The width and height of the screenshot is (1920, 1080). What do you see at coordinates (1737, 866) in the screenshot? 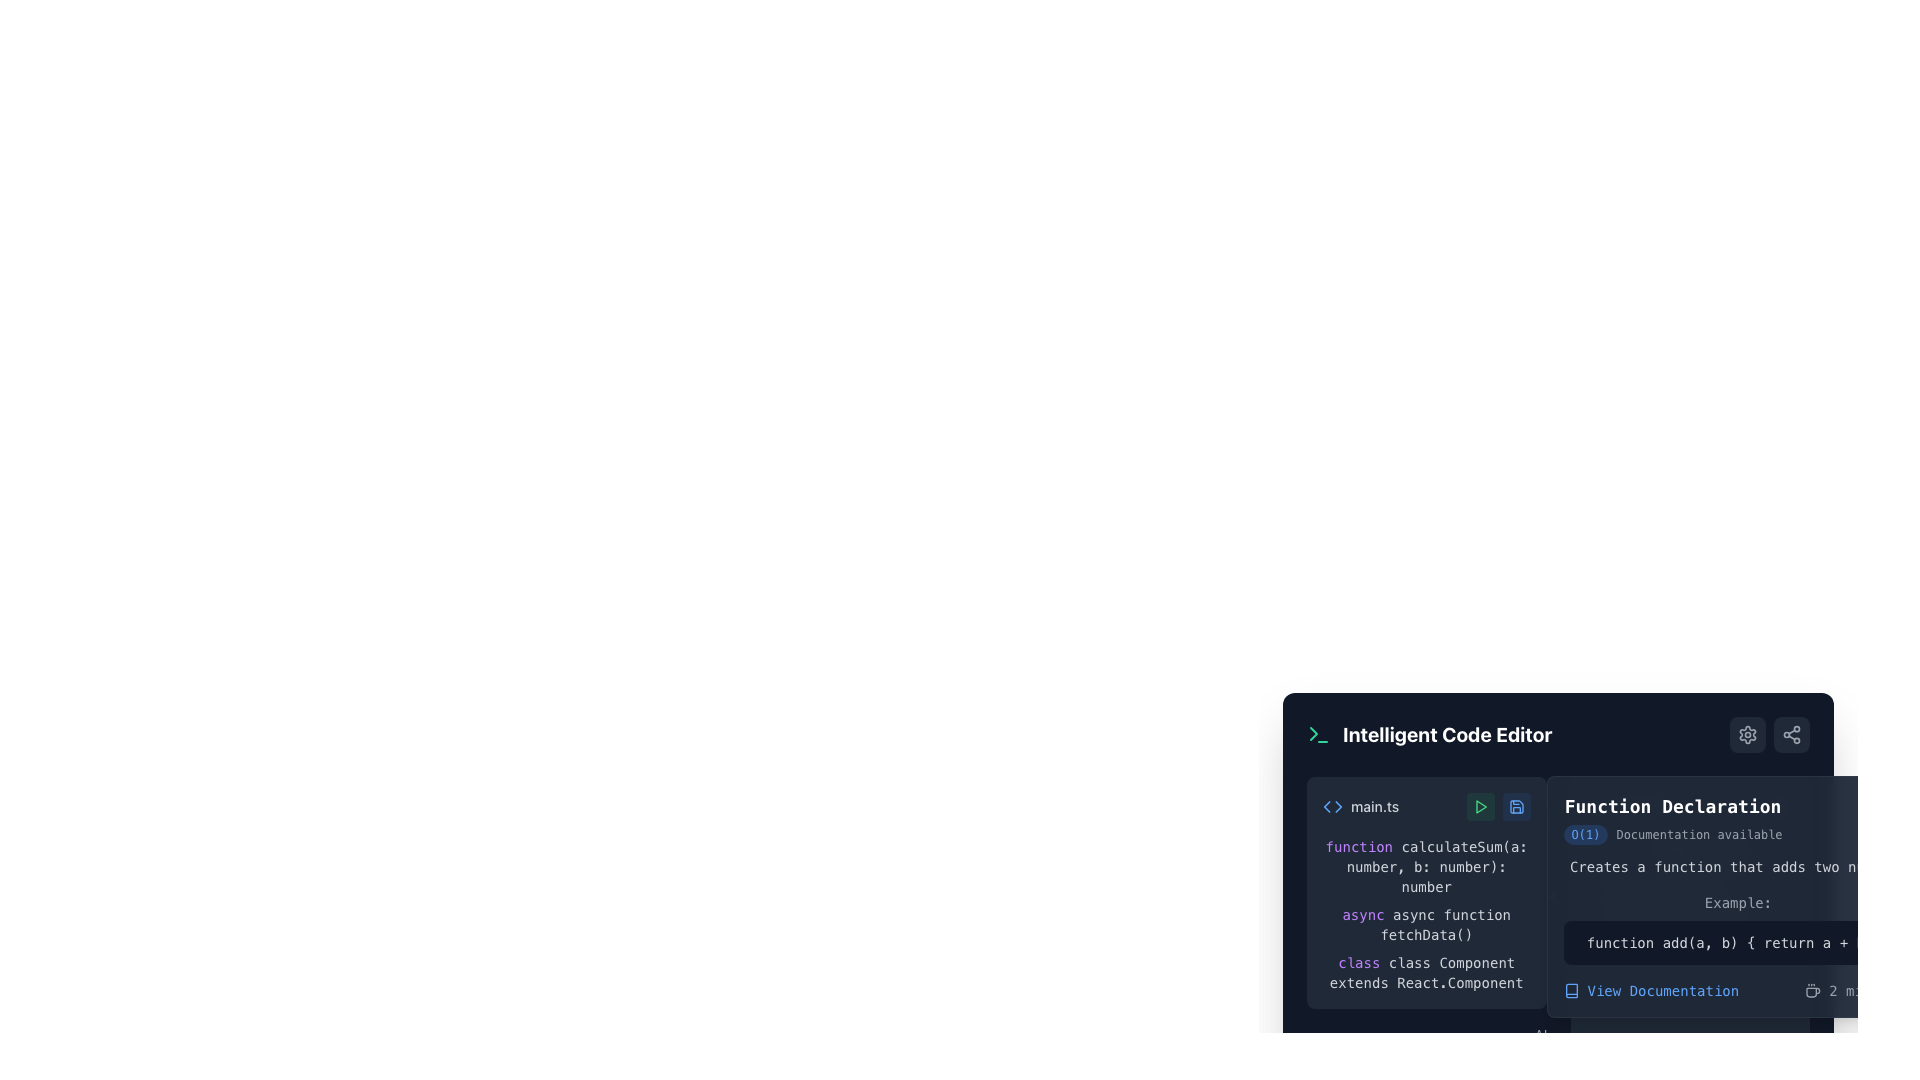
I see `the text block that contains the content 'Creates a function that adds two numbers', which is styled with a small font size and gray color, located within a dark card-like component beneath the heading 'Function Declaration'` at bounding box center [1737, 866].